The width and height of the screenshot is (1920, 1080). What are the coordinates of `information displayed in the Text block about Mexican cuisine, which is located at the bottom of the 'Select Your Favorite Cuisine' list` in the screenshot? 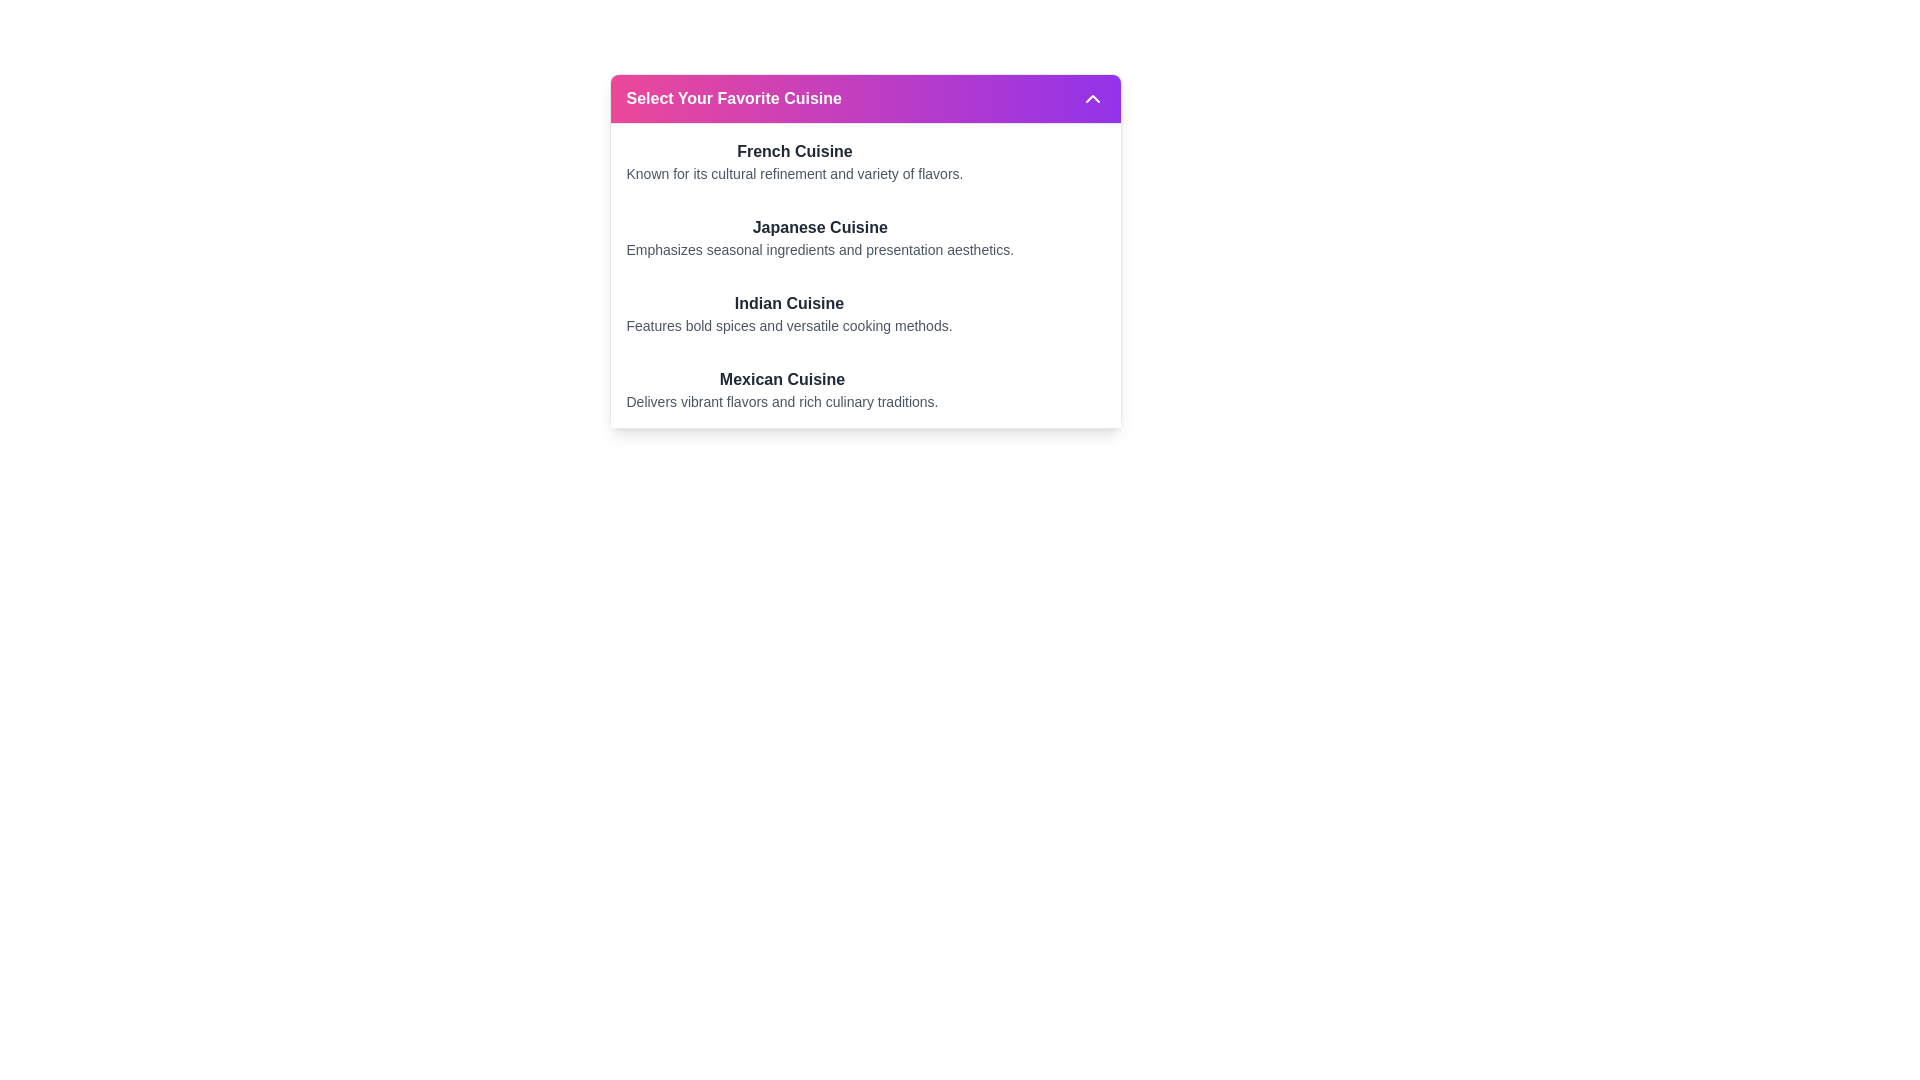 It's located at (781, 389).